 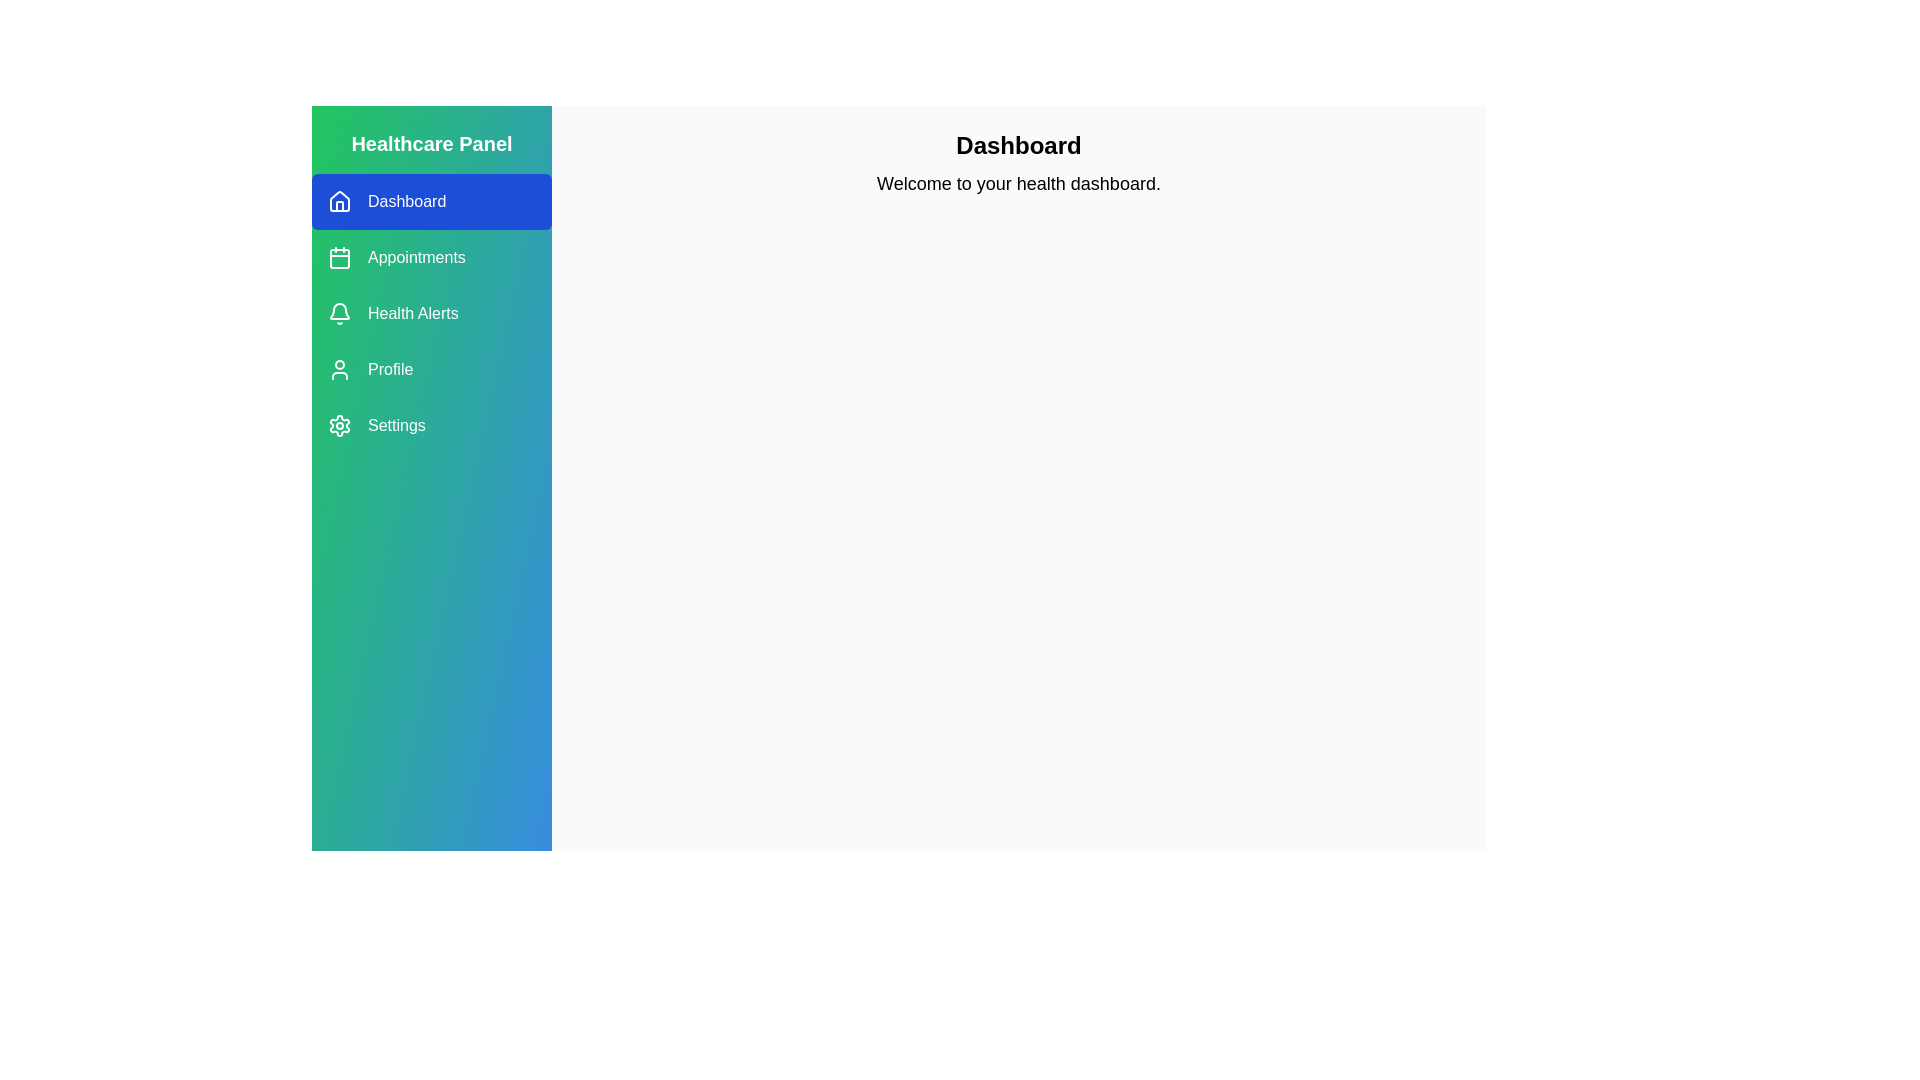 I want to click on the 'Appointments' icon in the vertical sidebar menu, so click(x=340, y=257).